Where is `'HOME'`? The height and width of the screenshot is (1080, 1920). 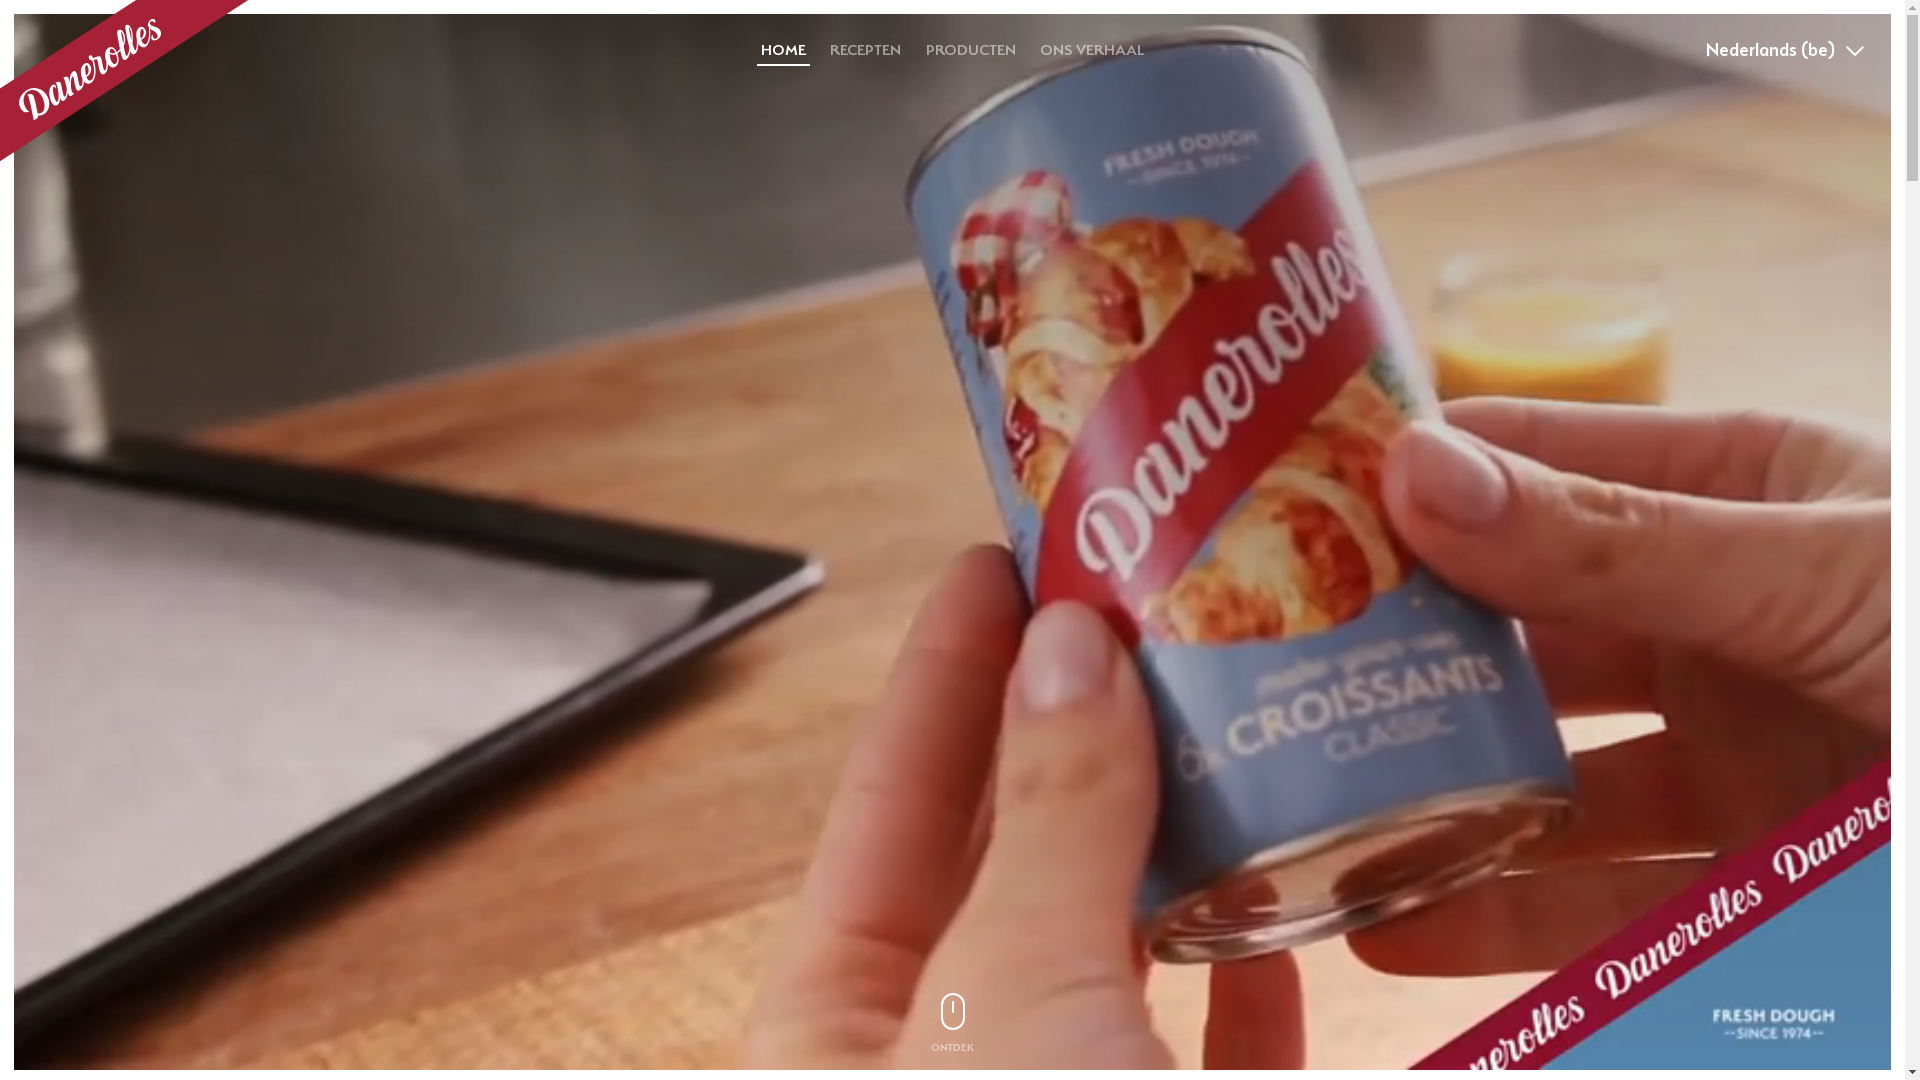 'HOME' is located at coordinates (782, 49).